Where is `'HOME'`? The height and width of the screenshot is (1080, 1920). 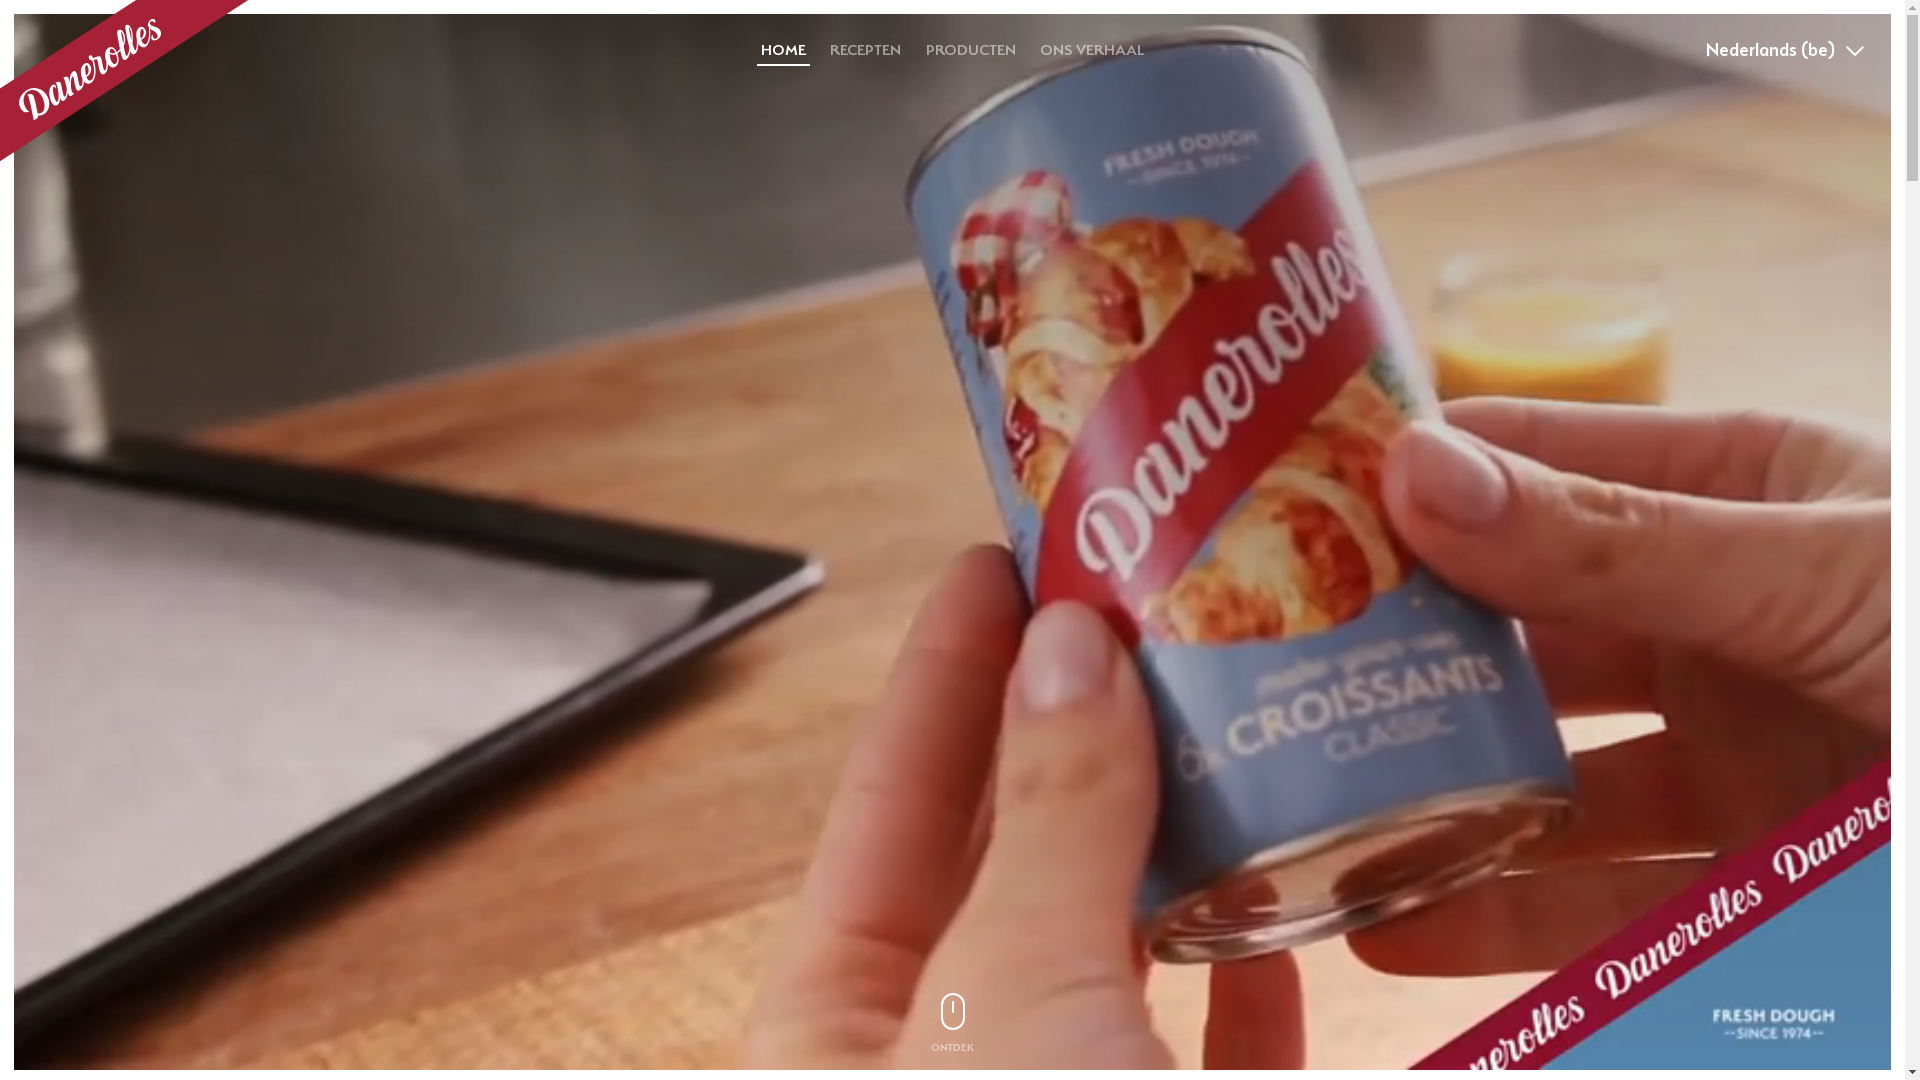 'HOME' is located at coordinates (782, 49).